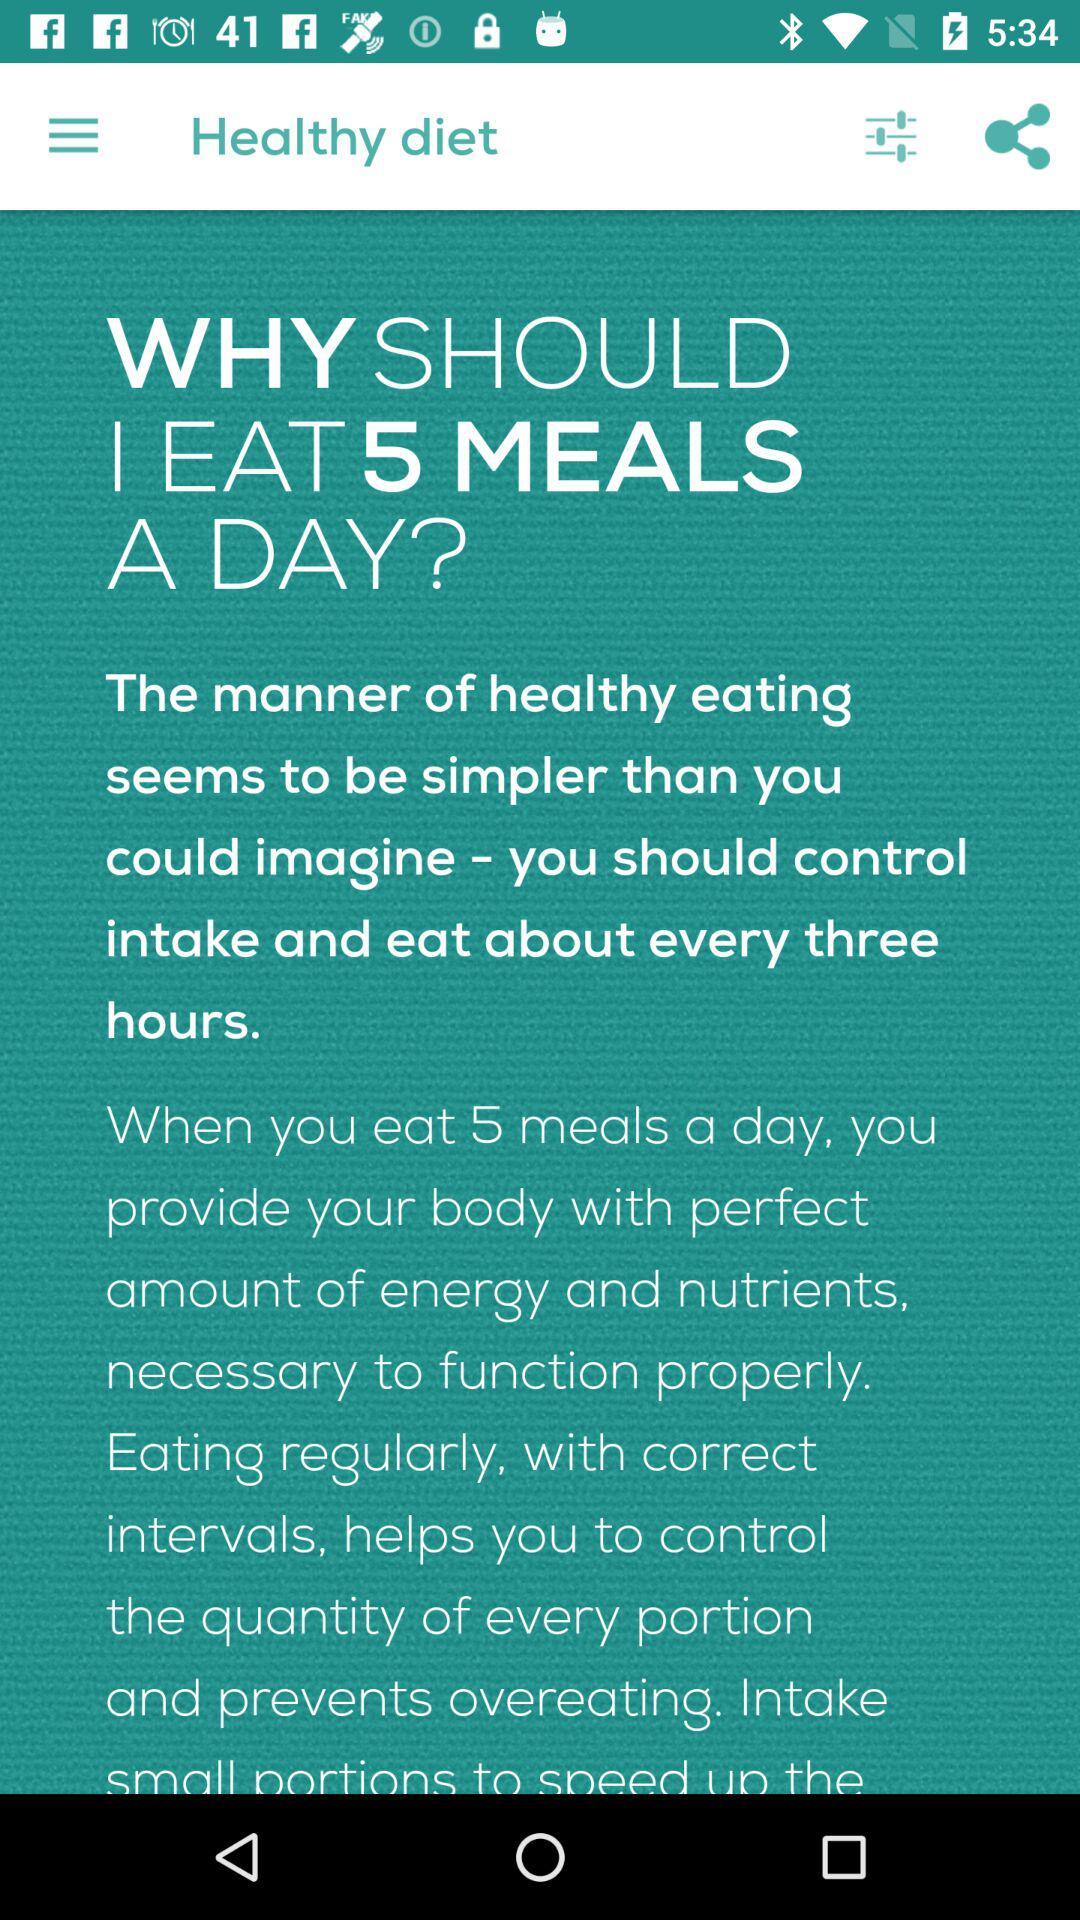  What do you see at coordinates (72, 135) in the screenshot?
I see `item next to the healthy diet icon` at bounding box center [72, 135].